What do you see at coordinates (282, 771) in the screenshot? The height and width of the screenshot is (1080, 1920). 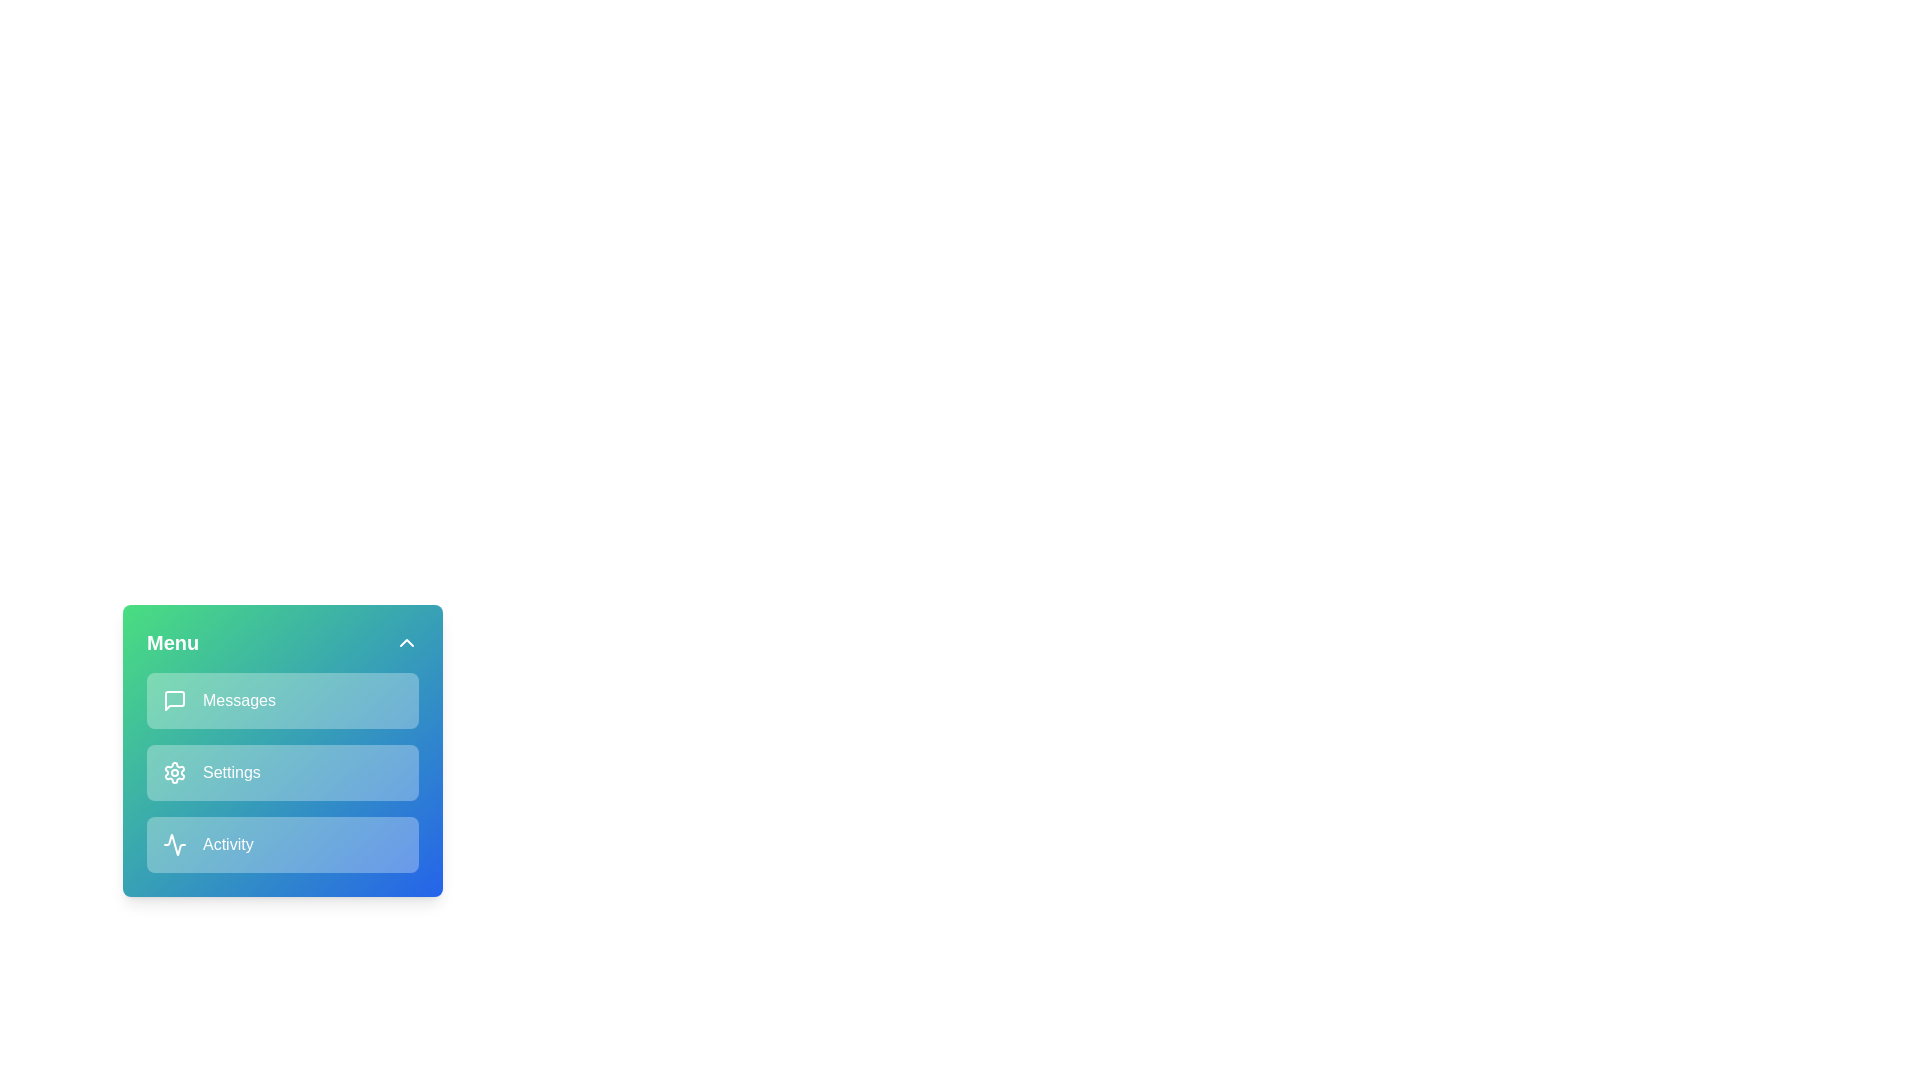 I see `the menu item labeled Settings to observe its hover effect` at bounding box center [282, 771].